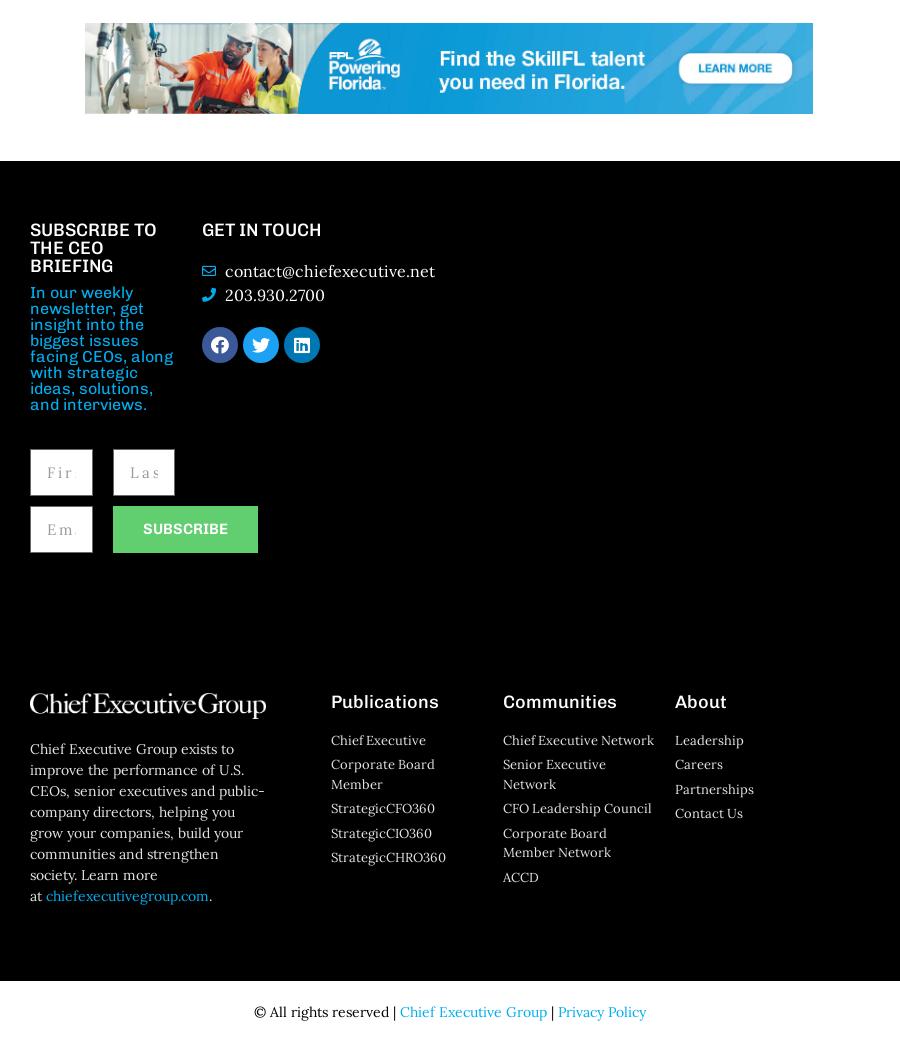 This screenshot has height=1057, width=900. I want to click on 'Privacy Policy', so click(557, 1010).